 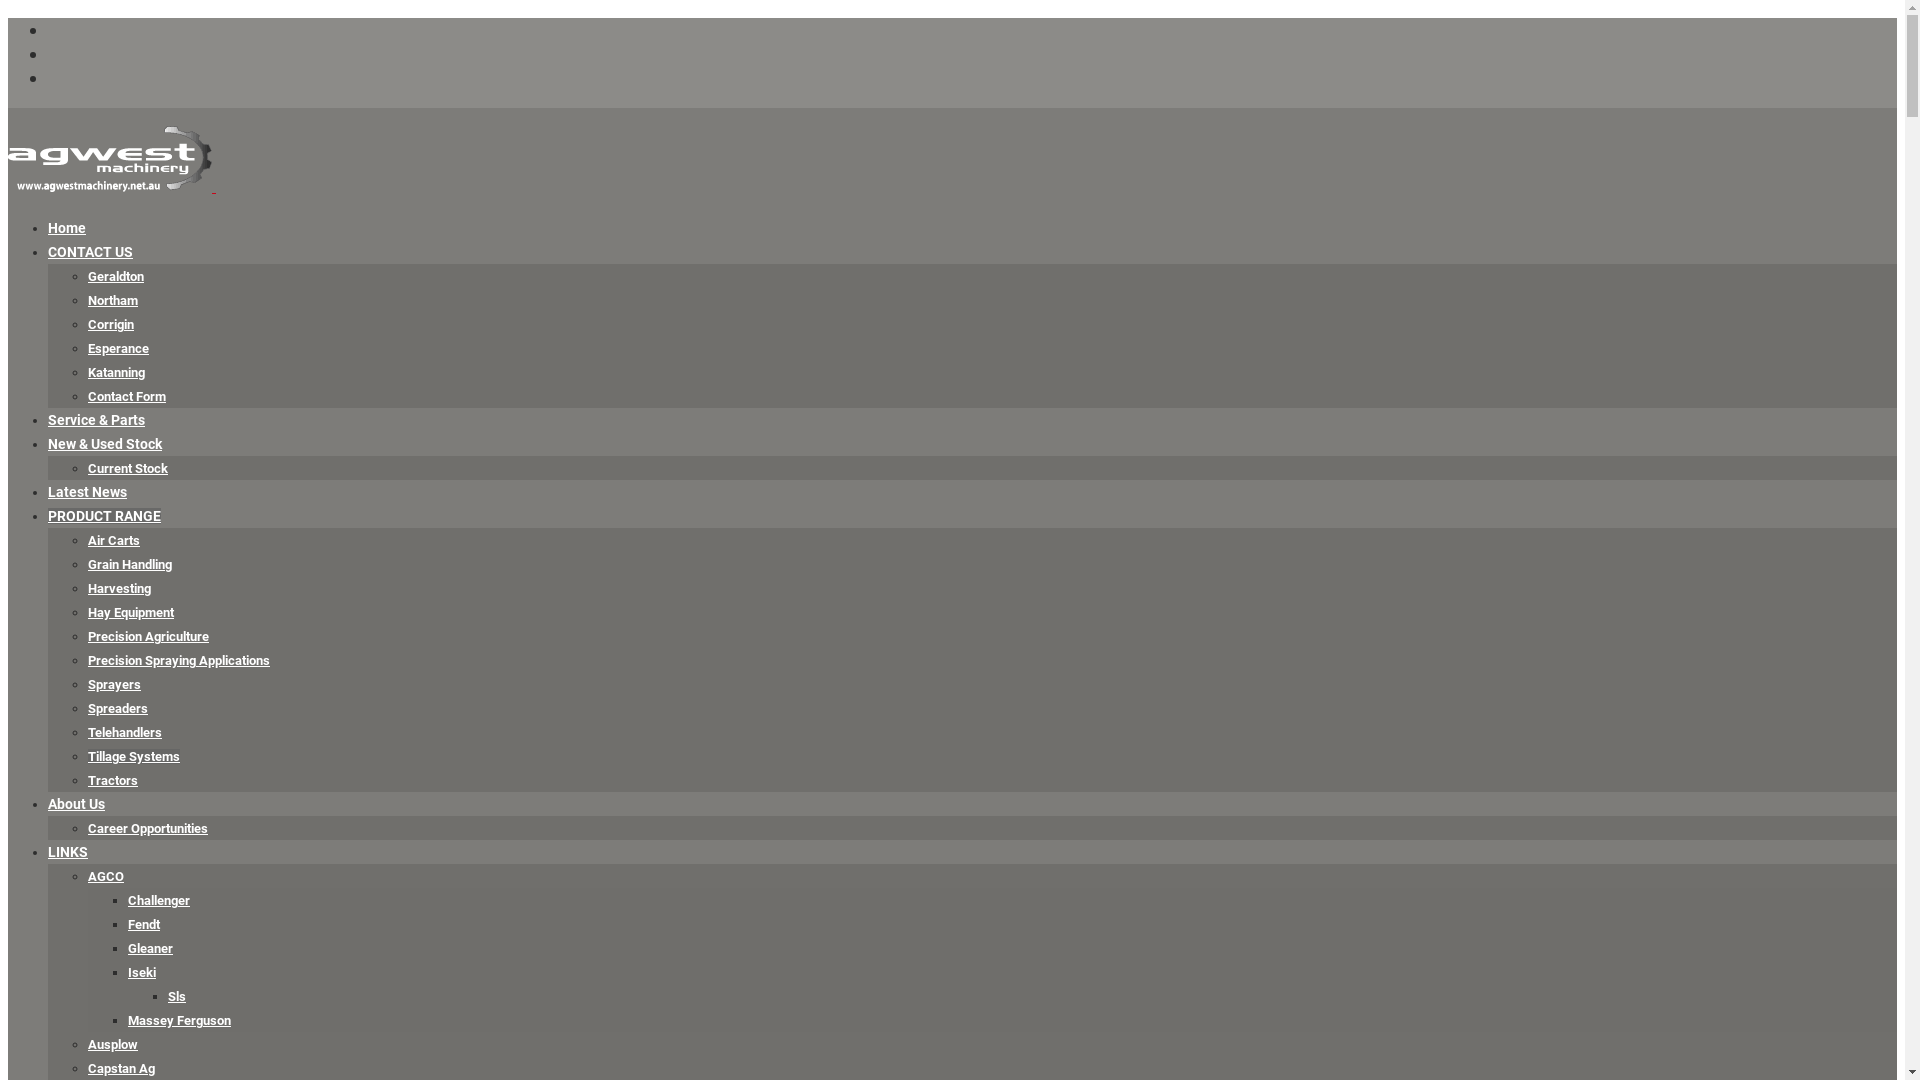 What do you see at coordinates (123, 732) in the screenshot?
I see `'Telehandlers'` at bounding box center [123, 732].